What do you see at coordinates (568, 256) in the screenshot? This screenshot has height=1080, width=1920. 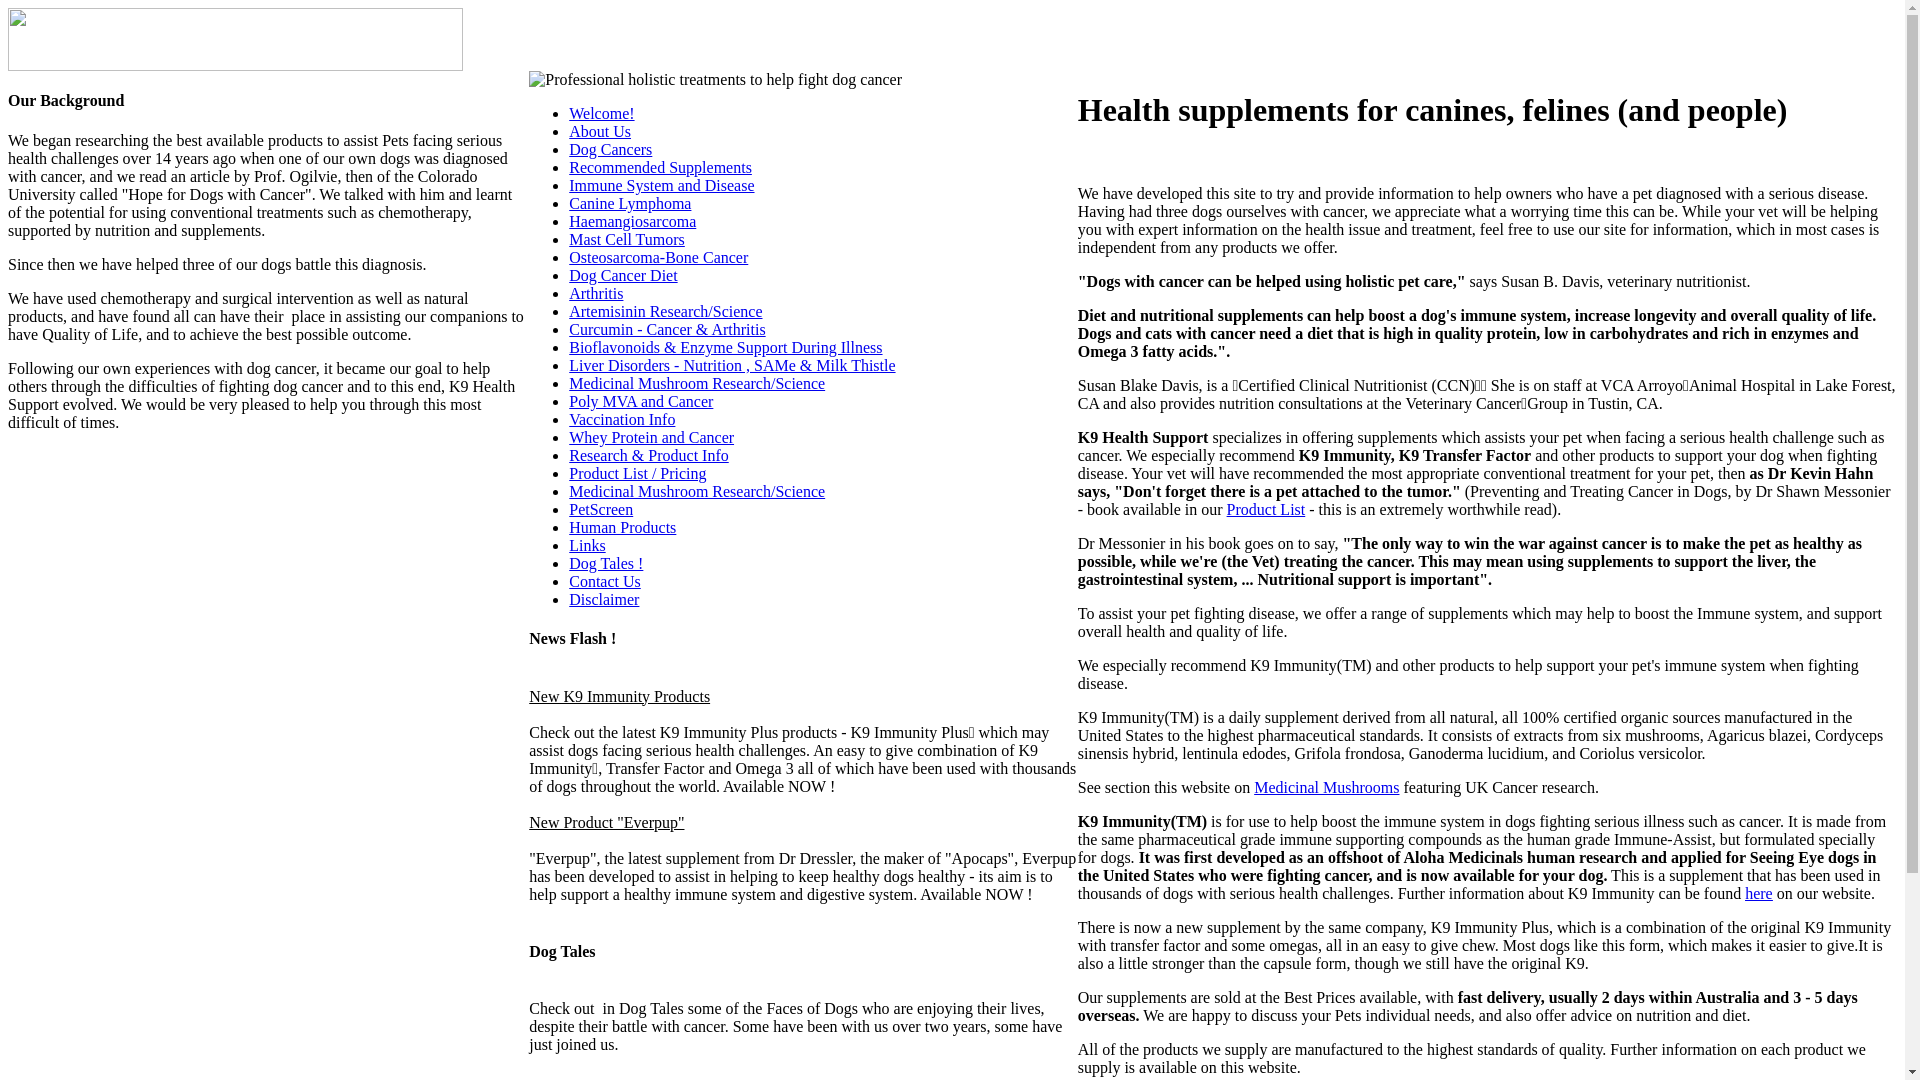 I see `'Osteosarcoma-Bone Cancer'` at bounding box center [568, 256].